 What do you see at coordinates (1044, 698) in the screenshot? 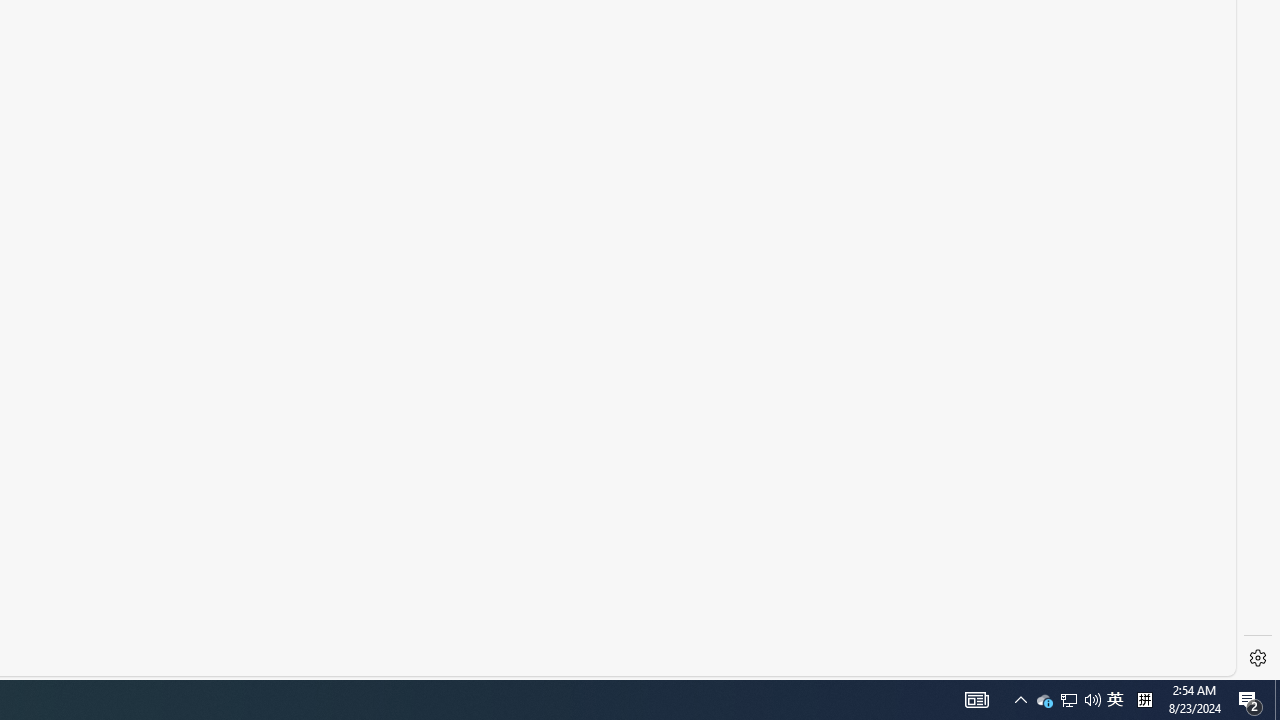
I see `'Notification Chevron'` at bounding box center [1044, 698].